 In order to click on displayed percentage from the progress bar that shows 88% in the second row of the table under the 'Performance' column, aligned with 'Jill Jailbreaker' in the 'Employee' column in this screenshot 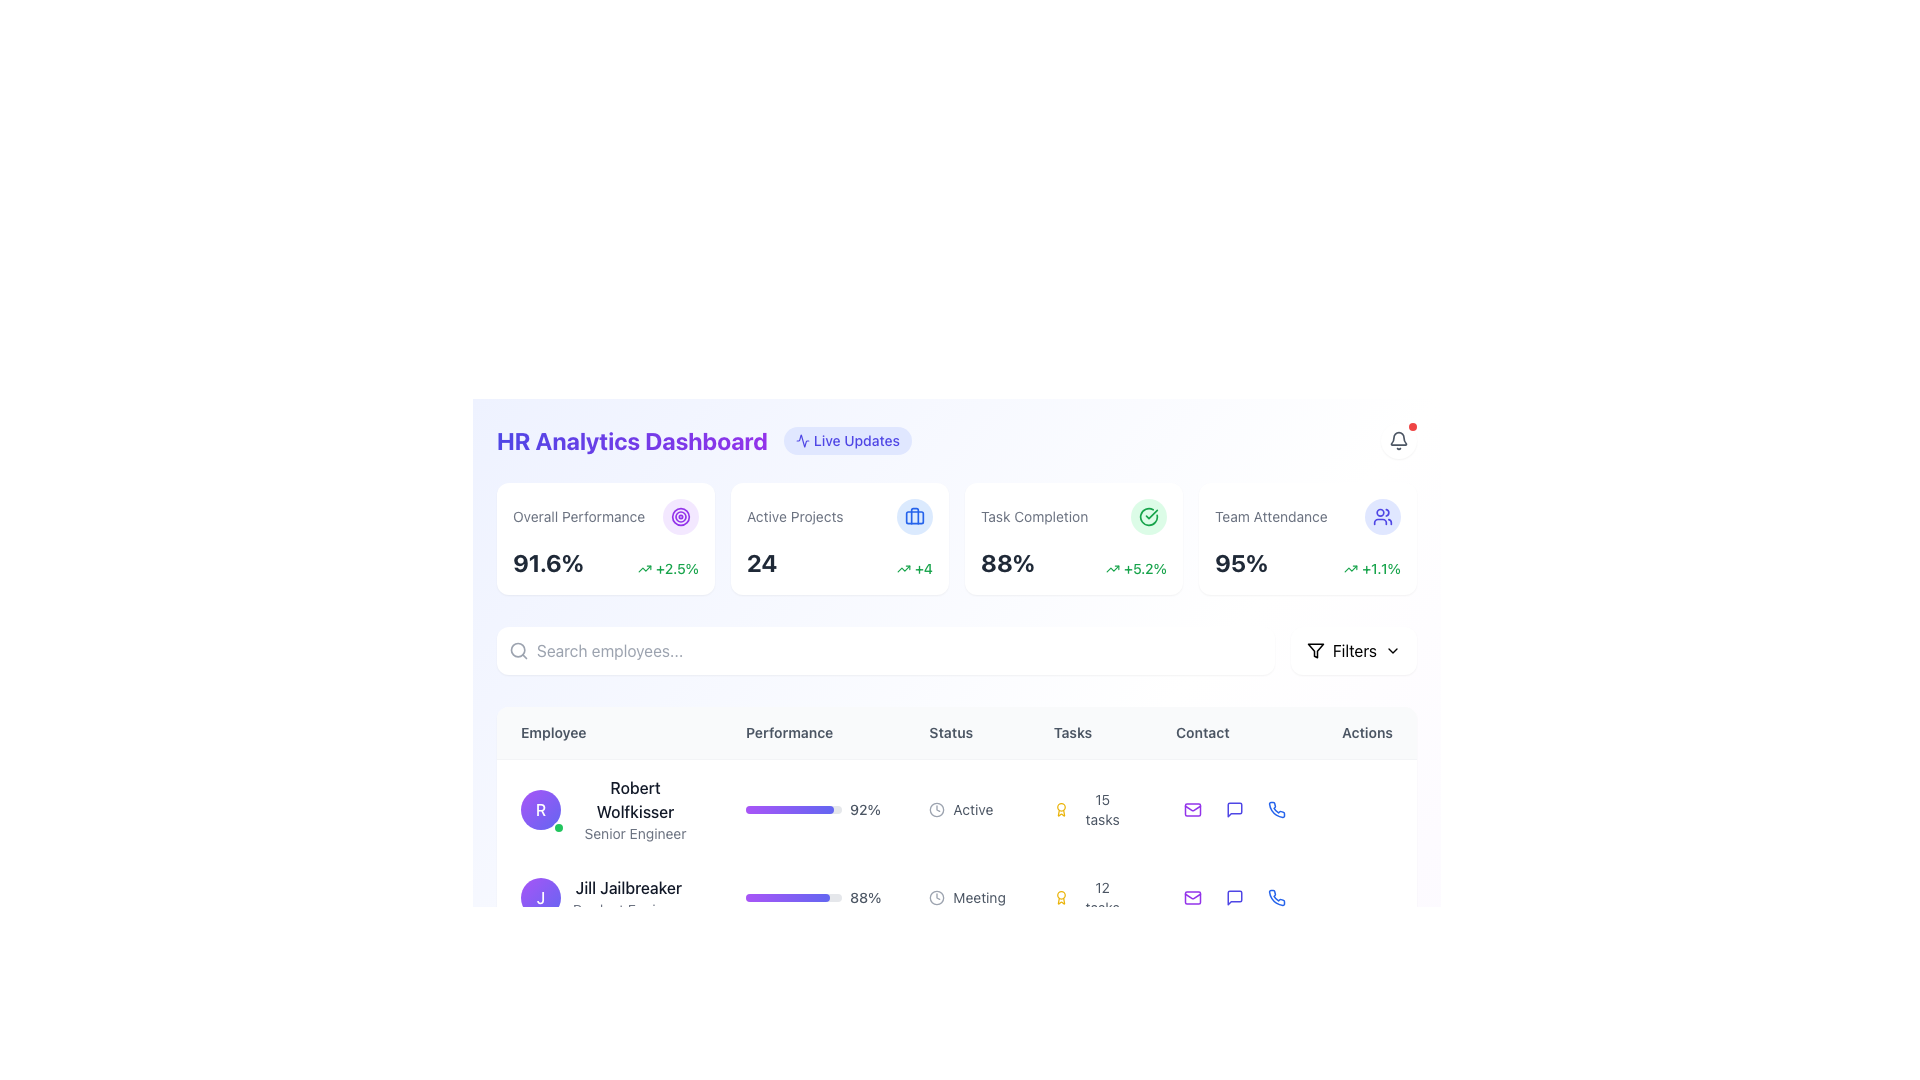, I will do `click(813, 897)`.